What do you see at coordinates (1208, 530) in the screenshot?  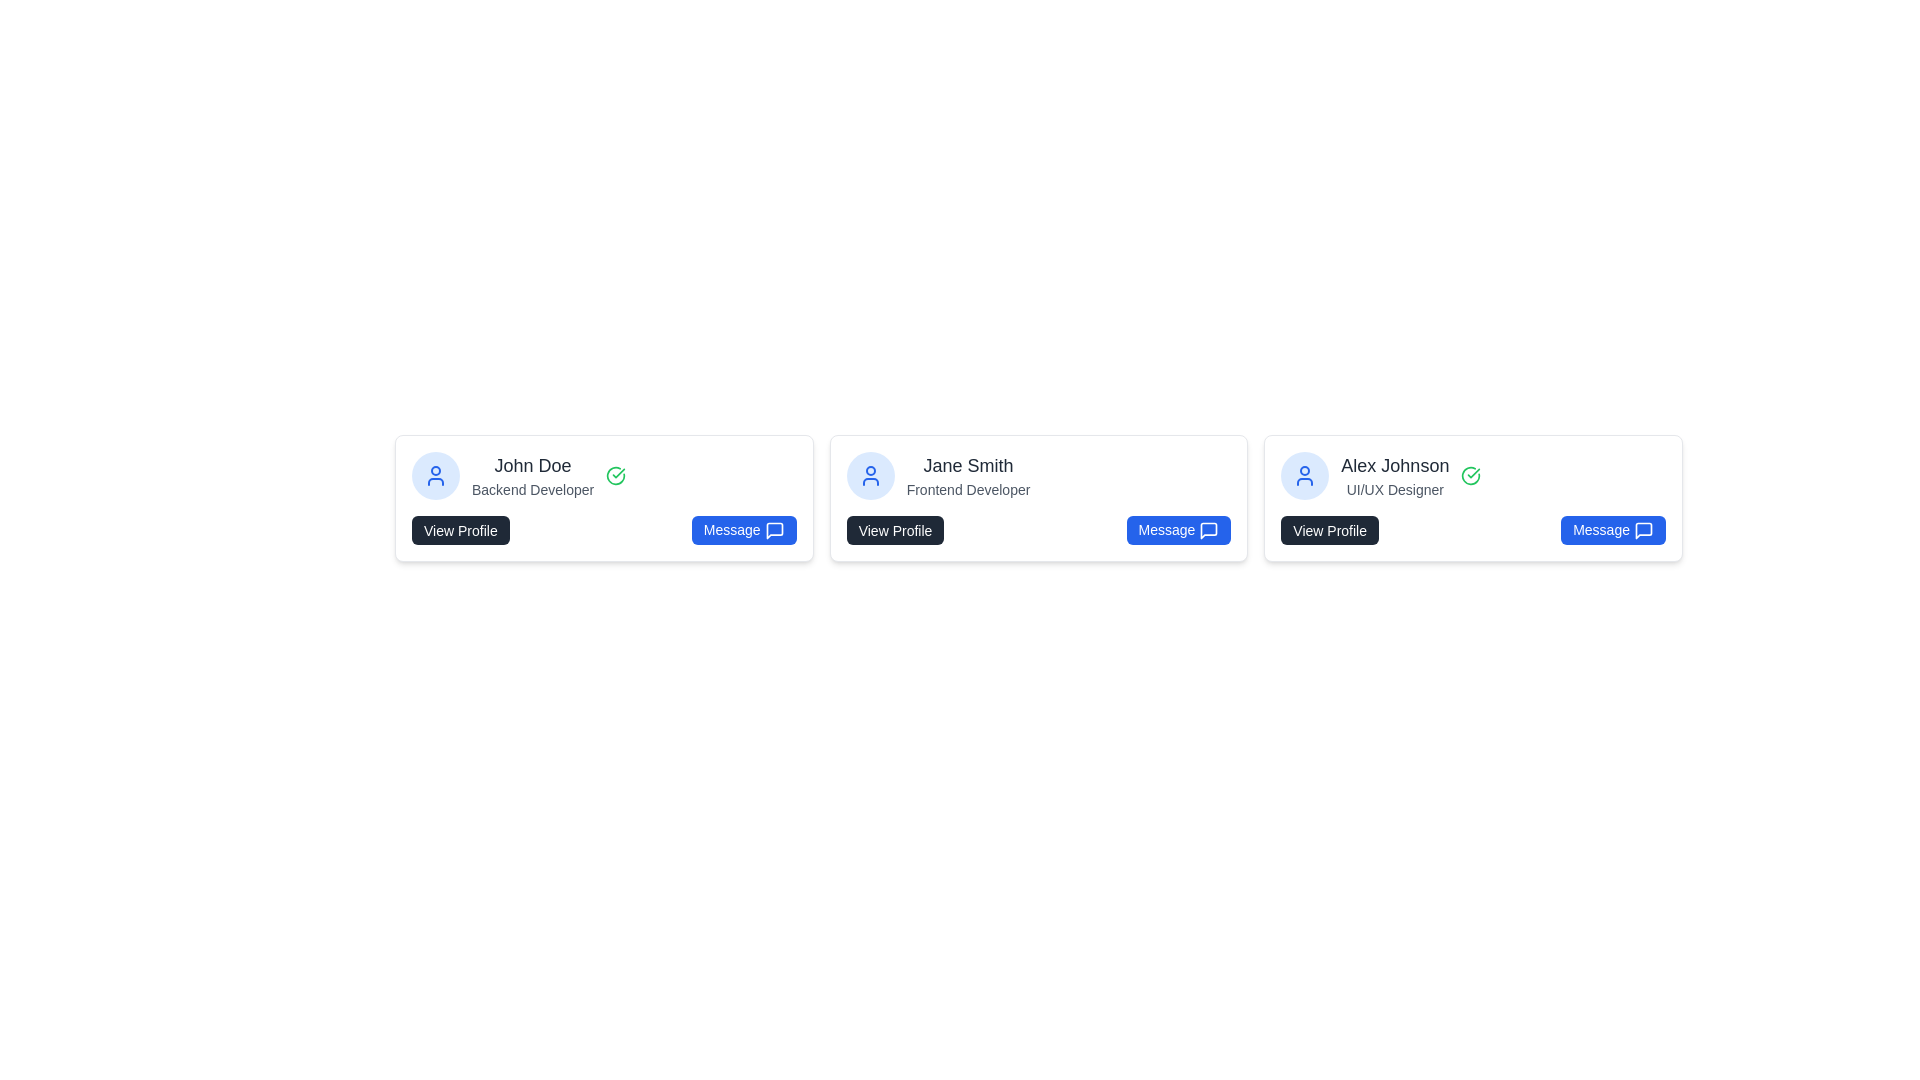 I see `the messaging icon located on the 'Message' button associated with 'Jane Smith, Frontend Developer'` at bounding box center [1208, 530].